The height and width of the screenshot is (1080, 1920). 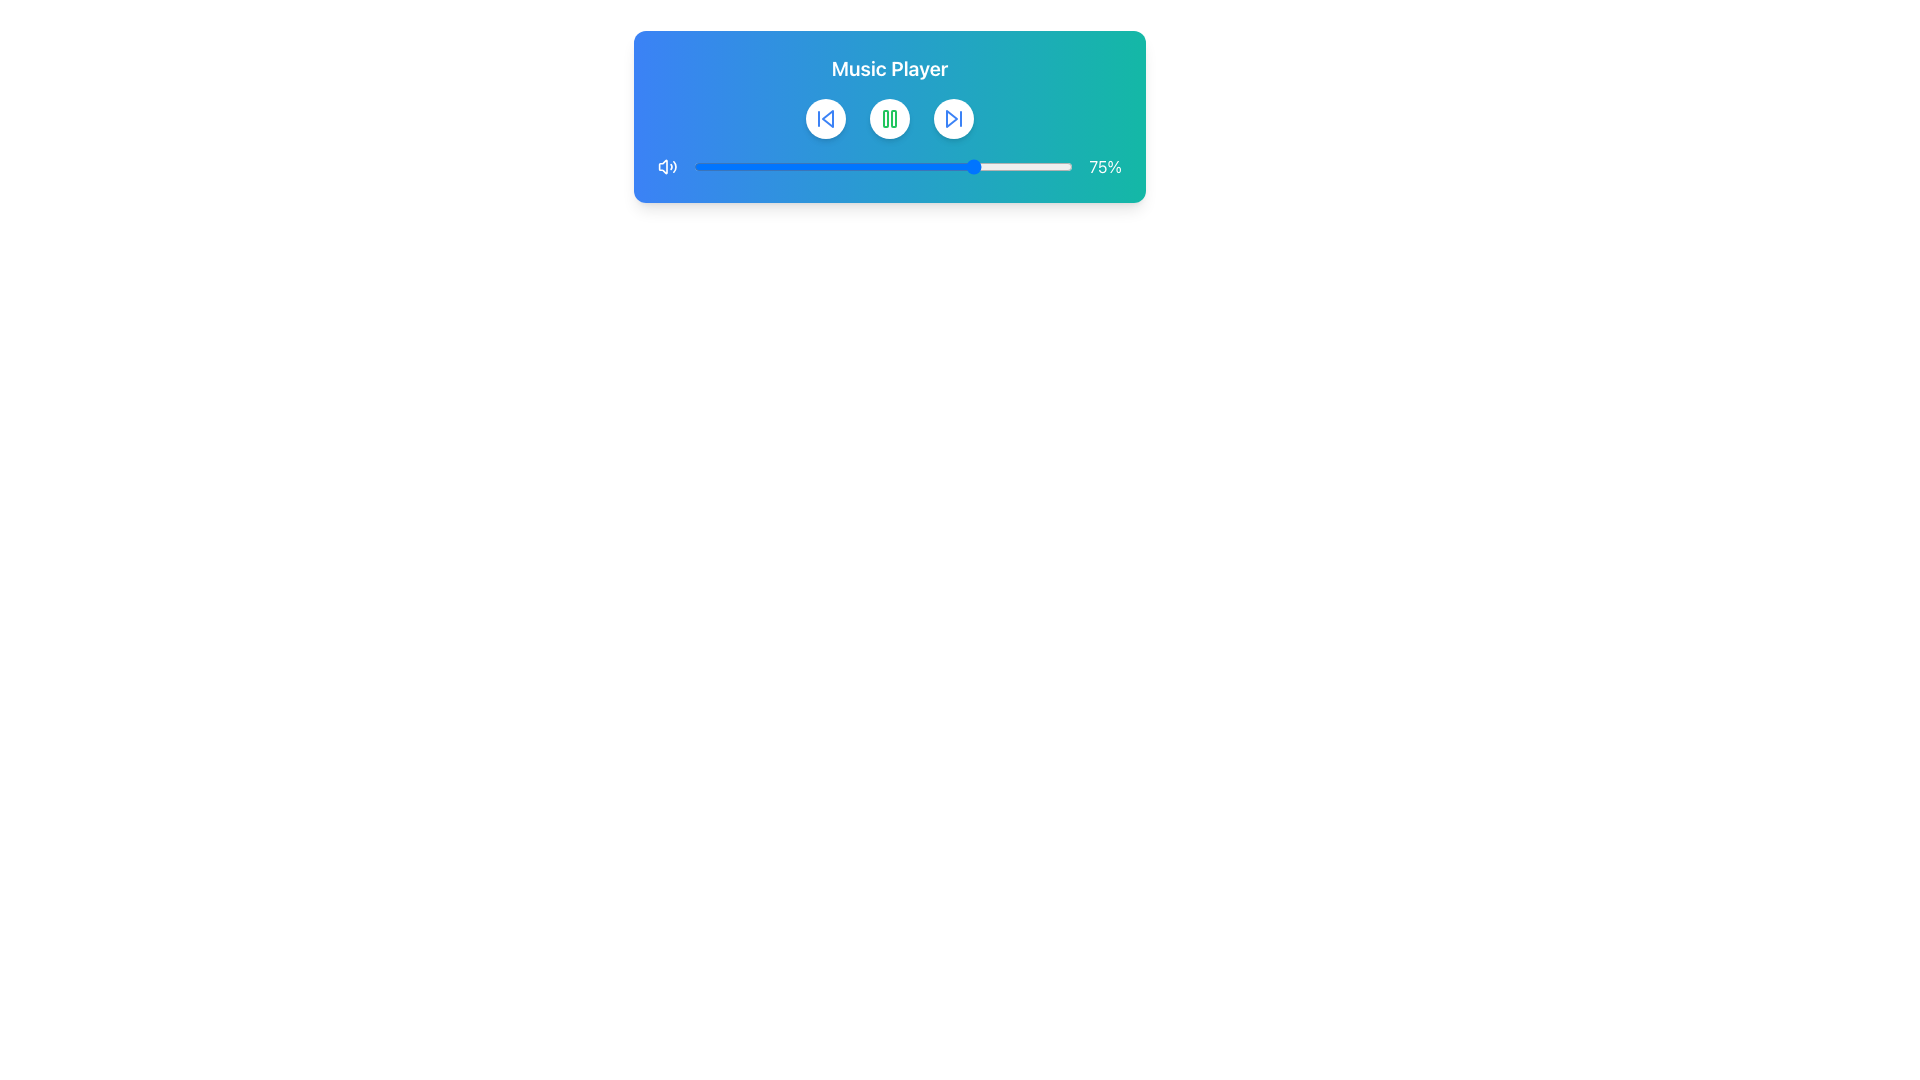 I want to click on the circular button with a white background and a blue outline of a backward arrow icon, so click(x=825, y=119).